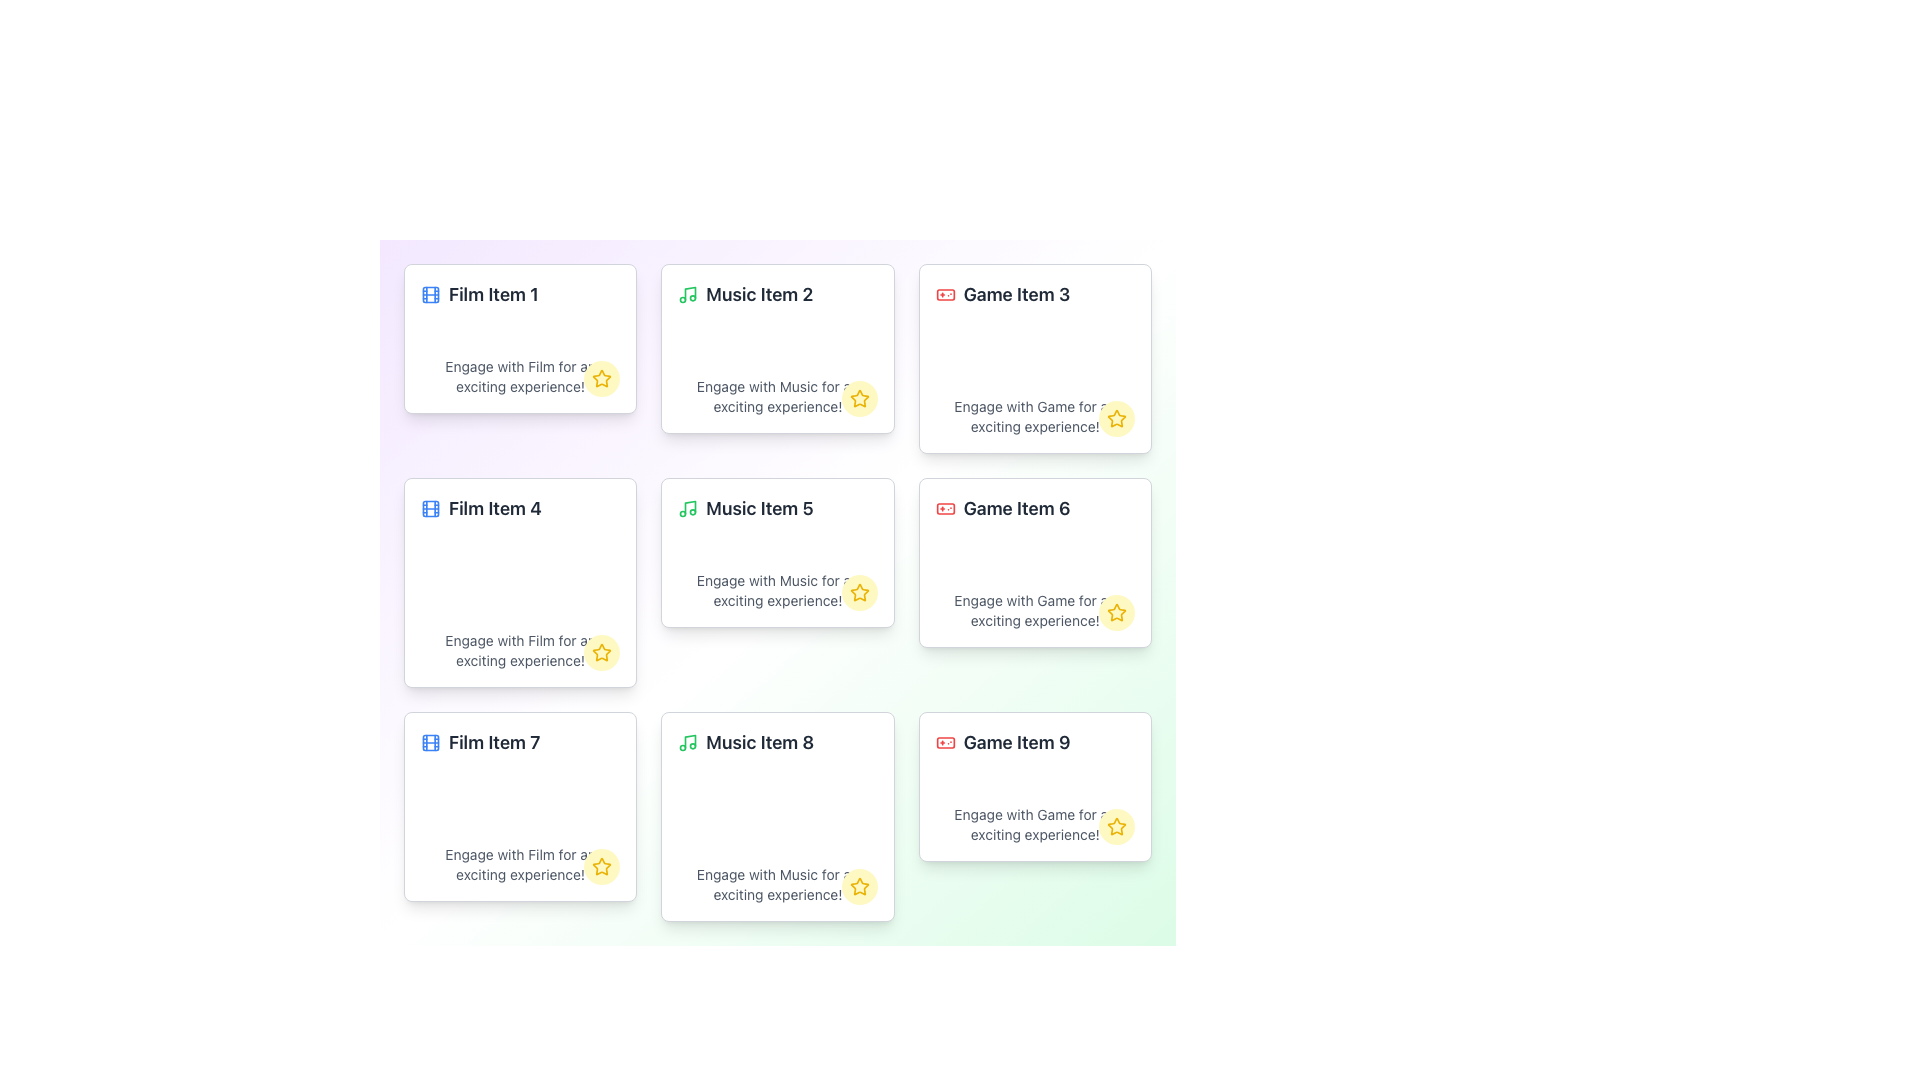 Image resolution: width=1920 pixels, height=1080 pixels. What do you see at coordinates (495, 508) in the screenshot?
I see `the static text element labeled 'Film Item 4', which is styled in bold and large font, located in the second card of the first column in a 3x3 grid` at bounding box center [495, 508].